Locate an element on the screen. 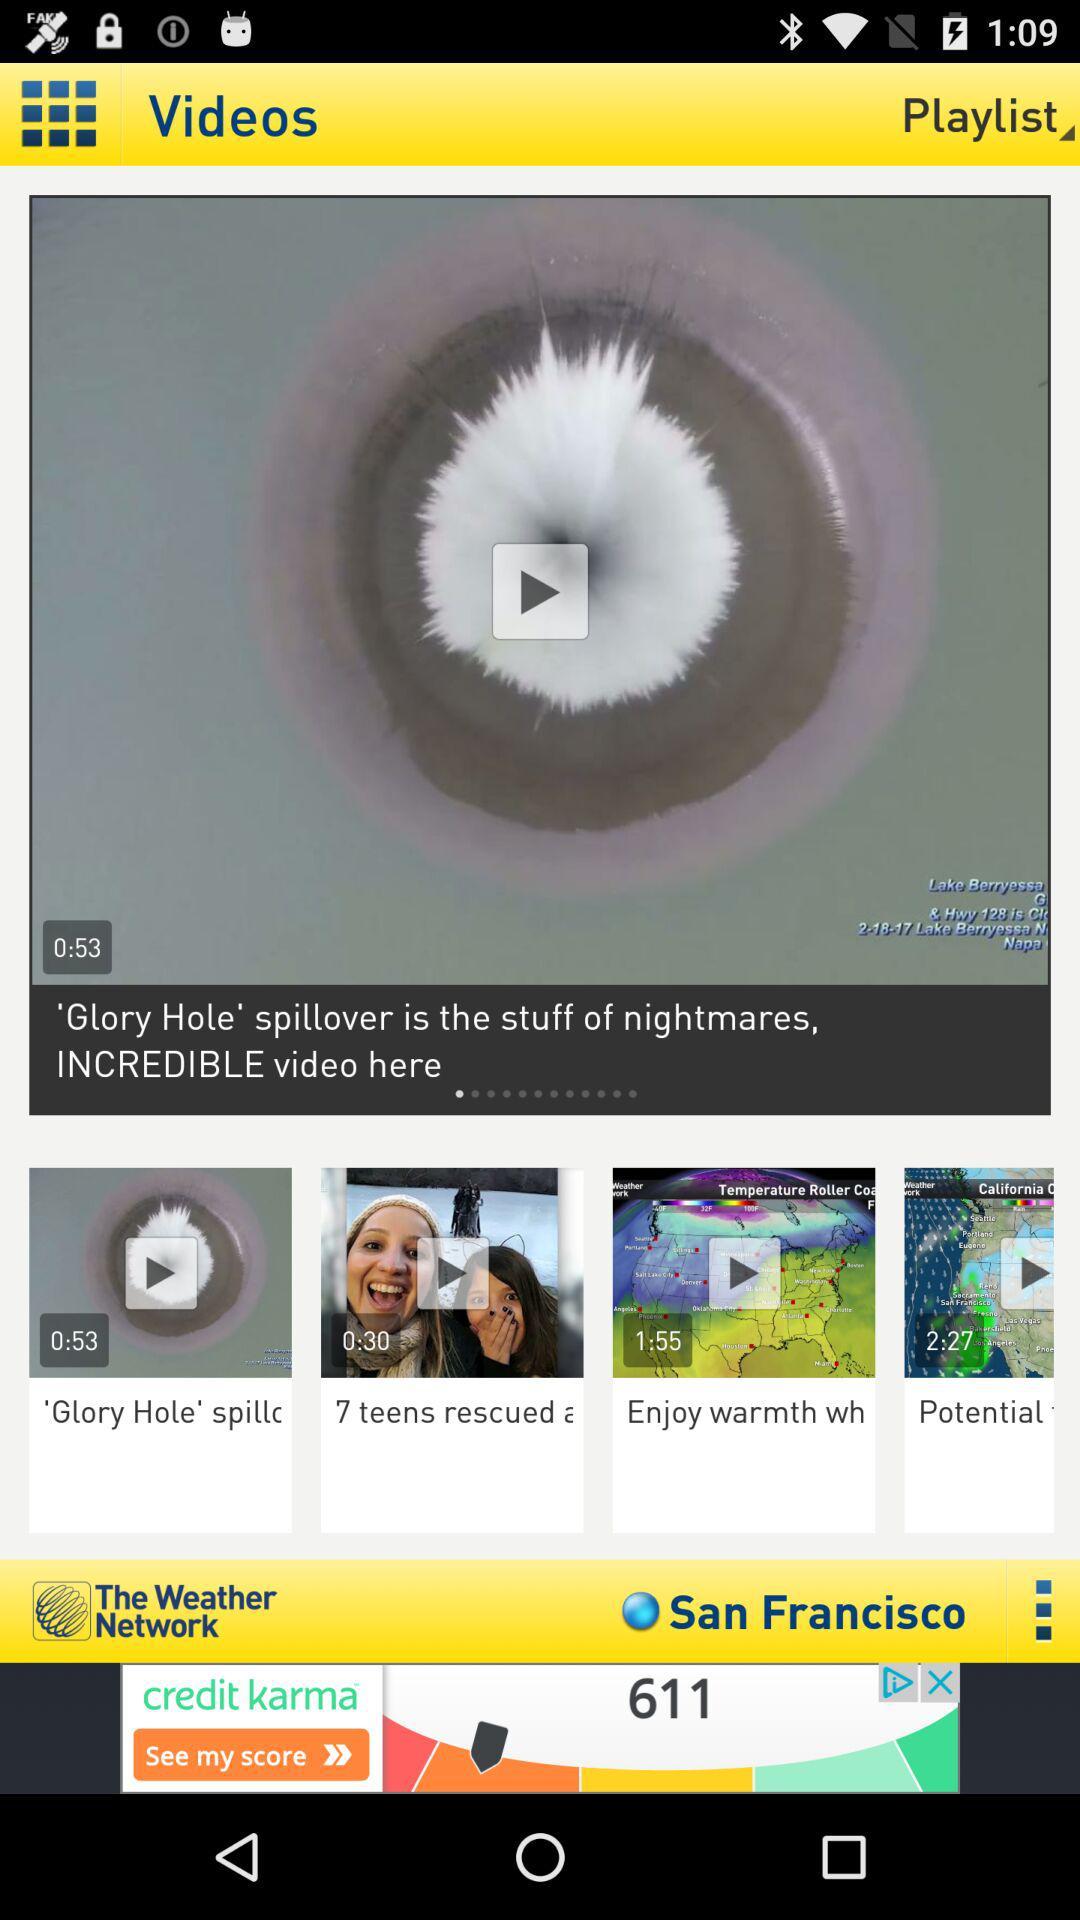  watch the video is located at coordinates (452, 1271).